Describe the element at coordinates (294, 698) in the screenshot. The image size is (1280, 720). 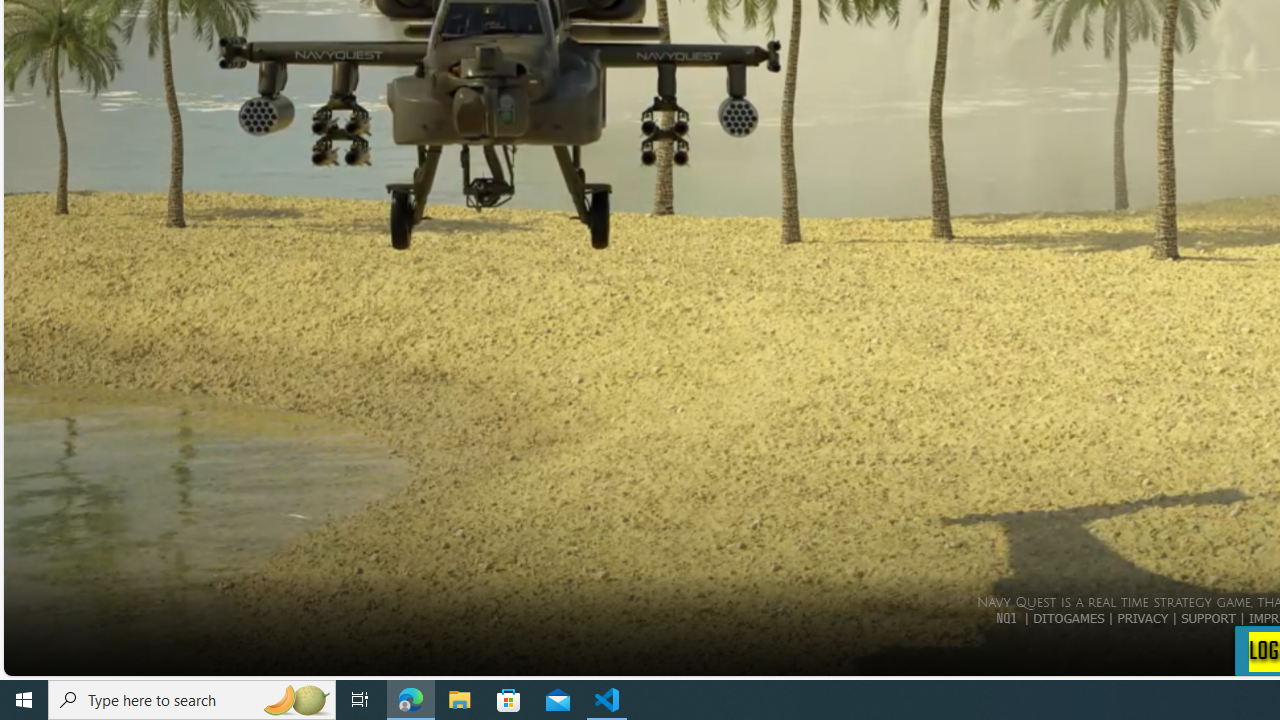
I see `'Search highlights icon opens search home window'` at that location.